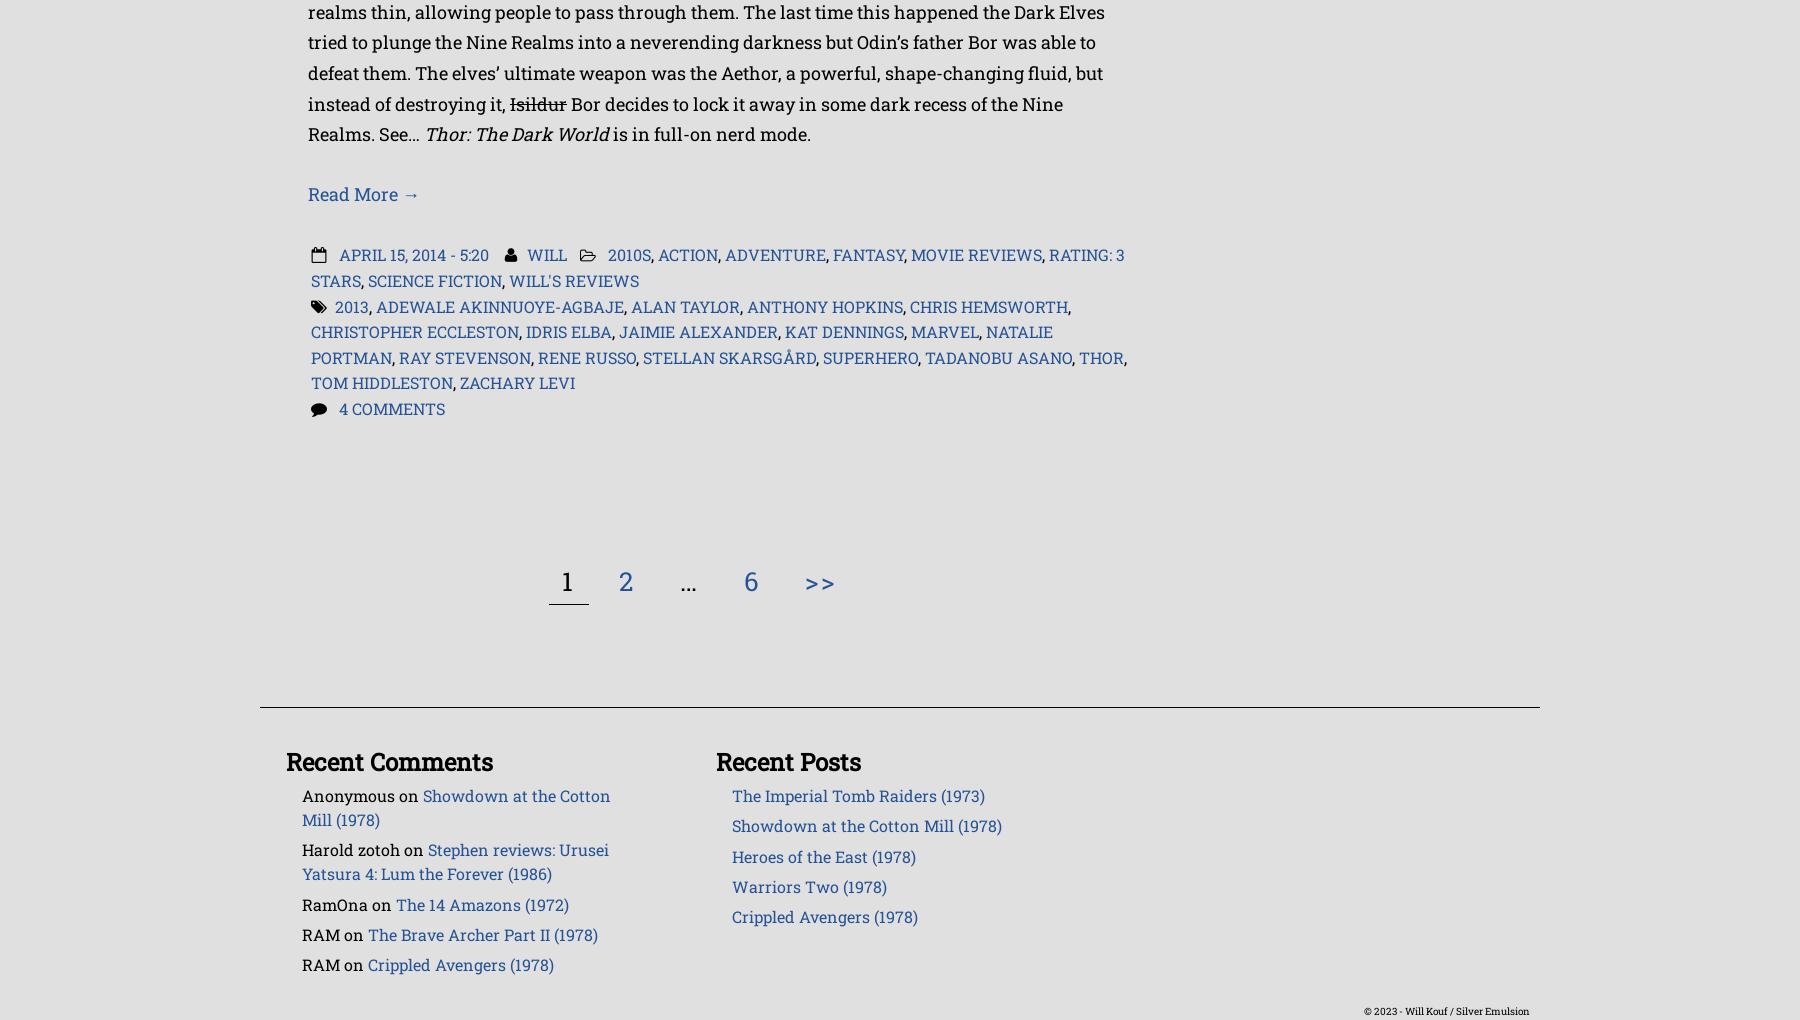 Image resolution: width=1800 pixels, height=1020 pixels. What do you see at coordinates (568, 580) in the screenshot?
I see `'1'` at bounding box center [568, 580].